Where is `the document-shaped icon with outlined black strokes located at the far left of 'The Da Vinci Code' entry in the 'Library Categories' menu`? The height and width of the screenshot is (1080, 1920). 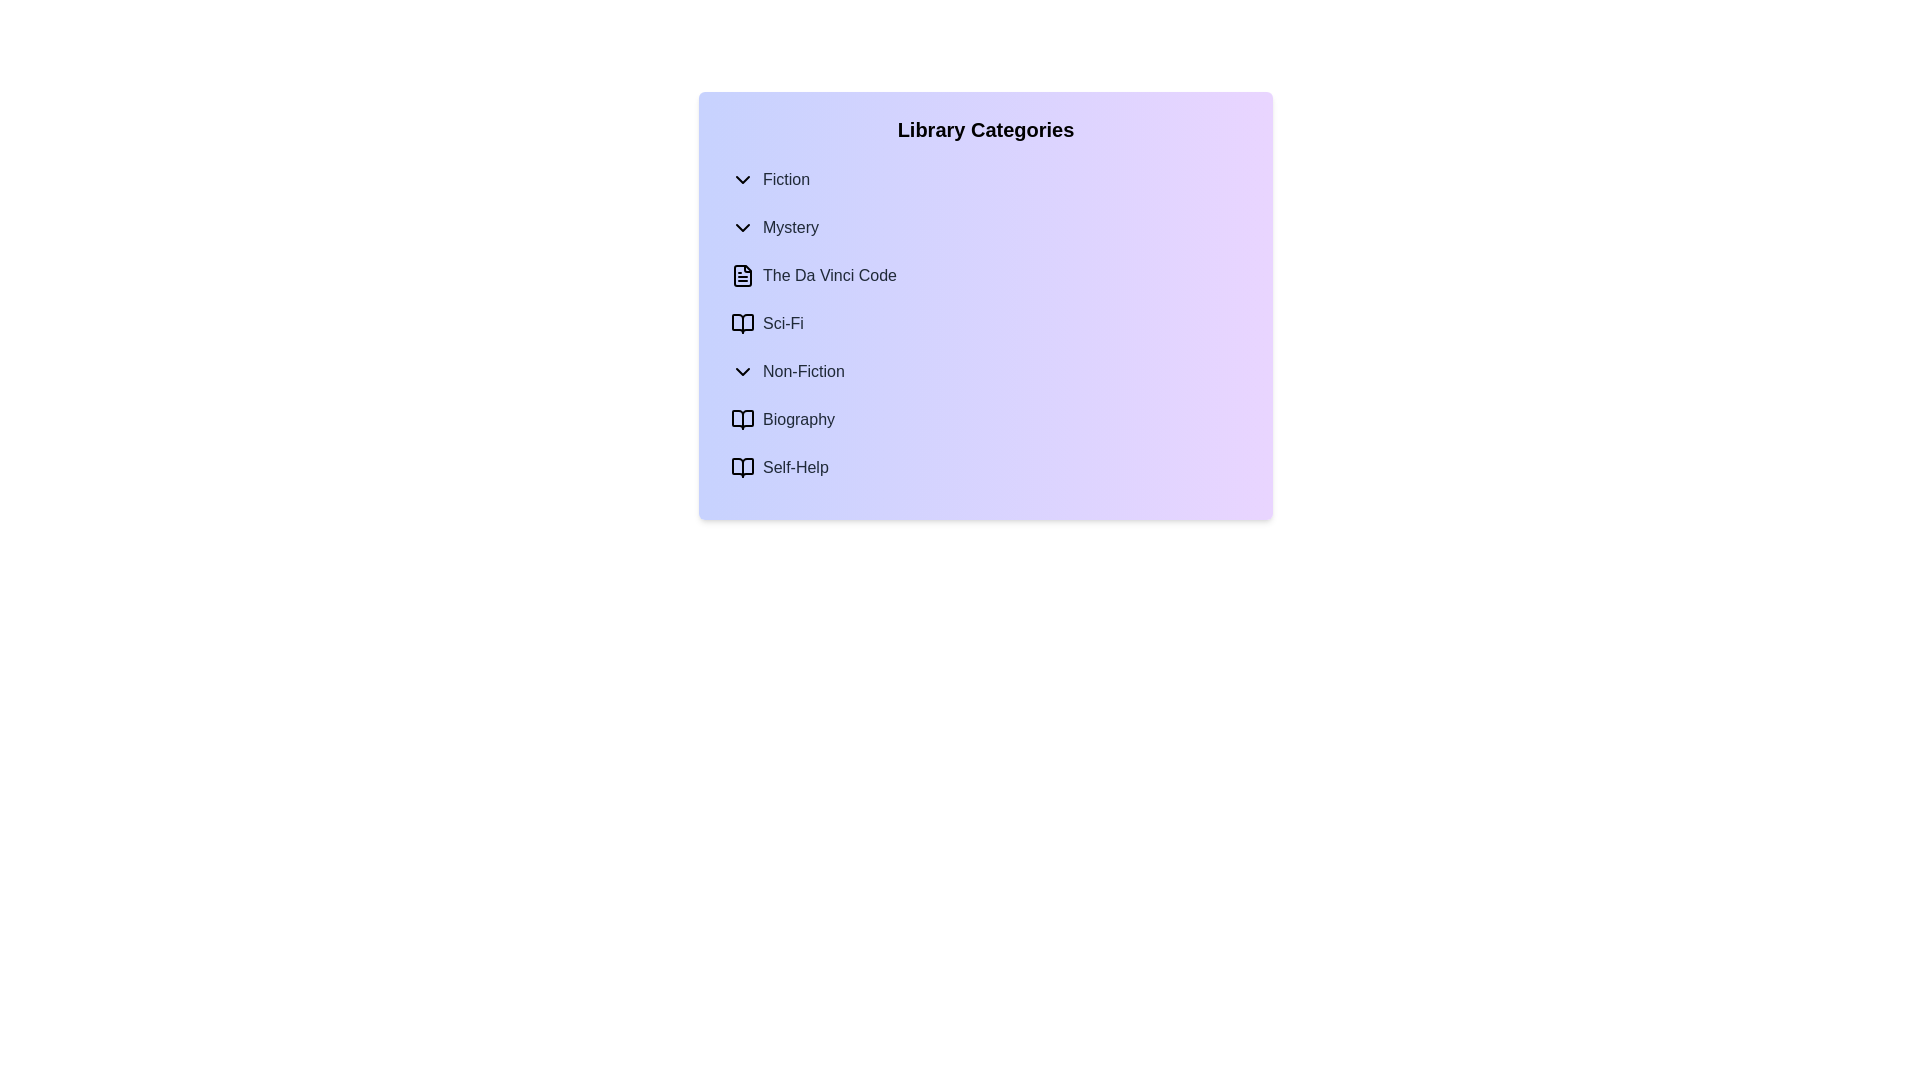
the document-shaped icon with outlined black strokes located at the far left of 'The Da Vinci Code' entry in the 'Library Categories' menu is located at coordinates (742, 276).